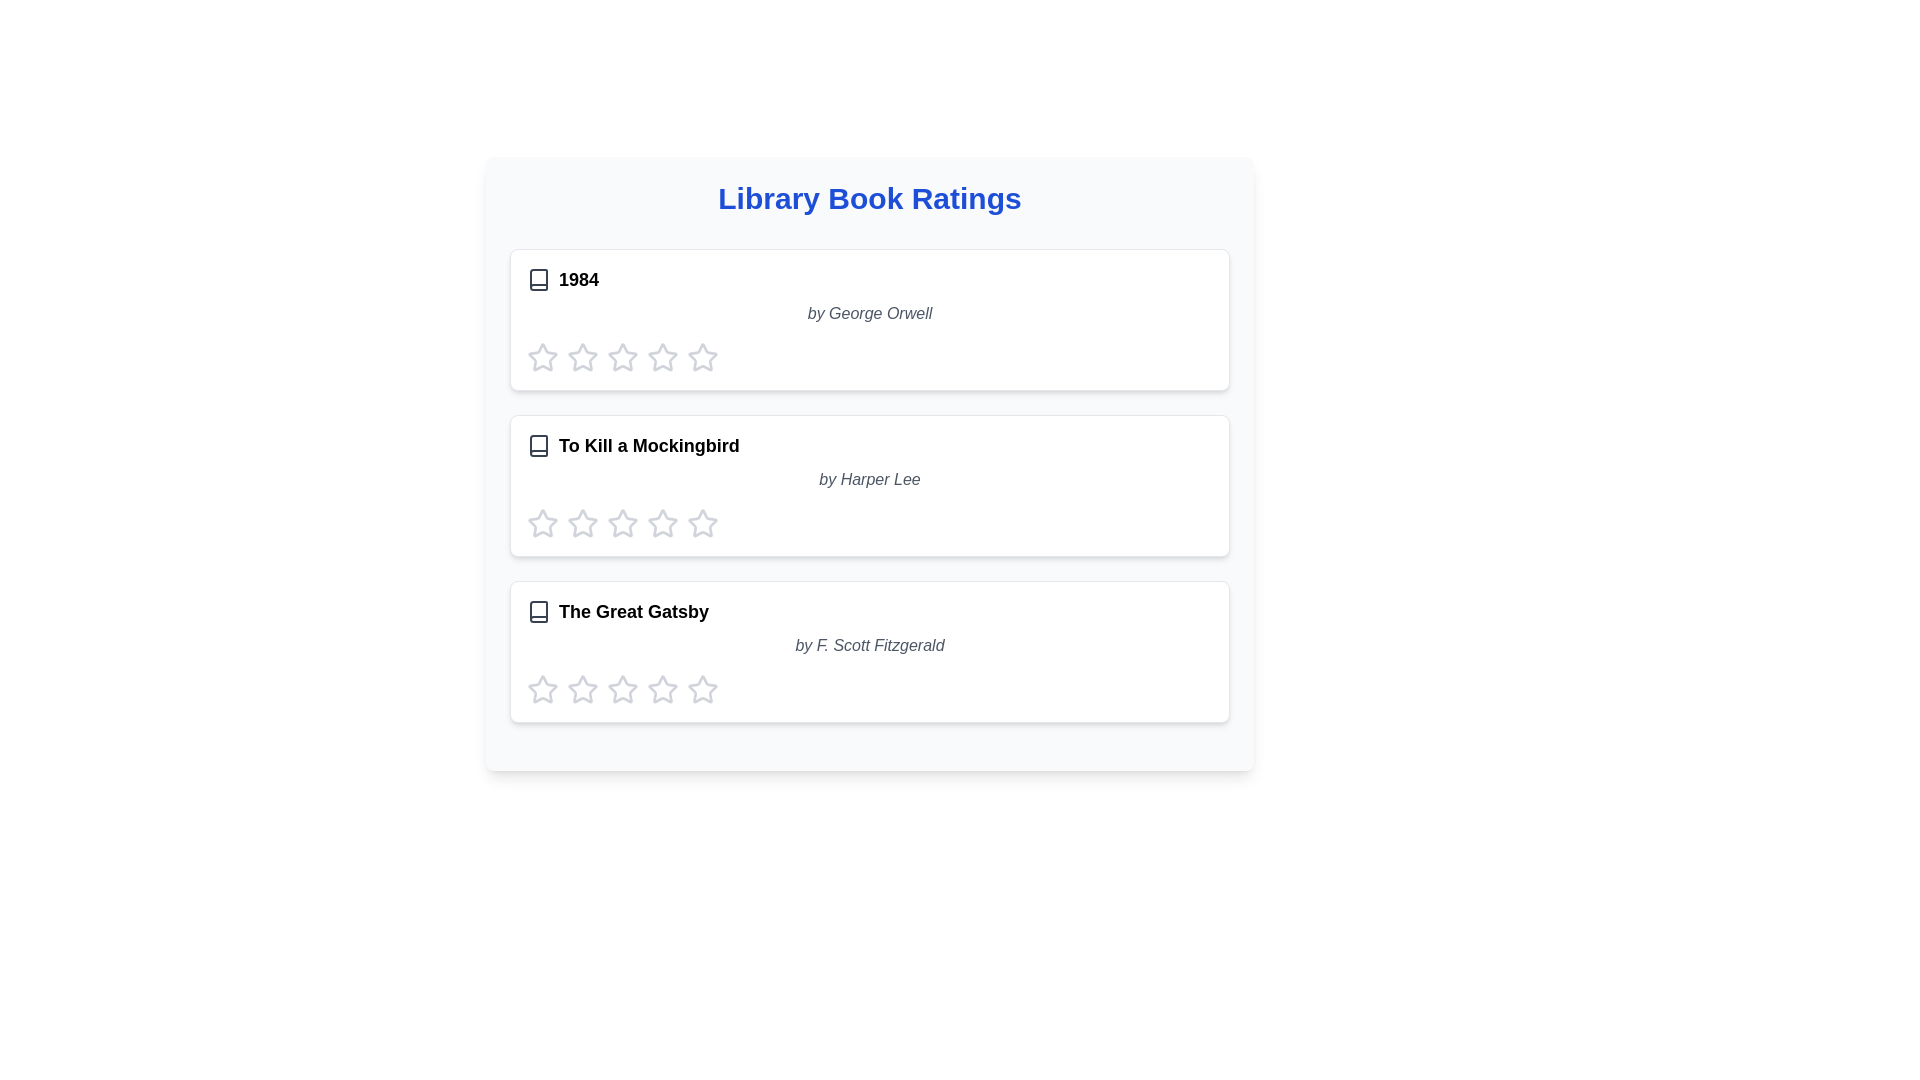 This screenshot has width=1920, height=1080. I want to click on the first star icon in the rating section under 'To Kill a Mockingbird', so click(542, 522).